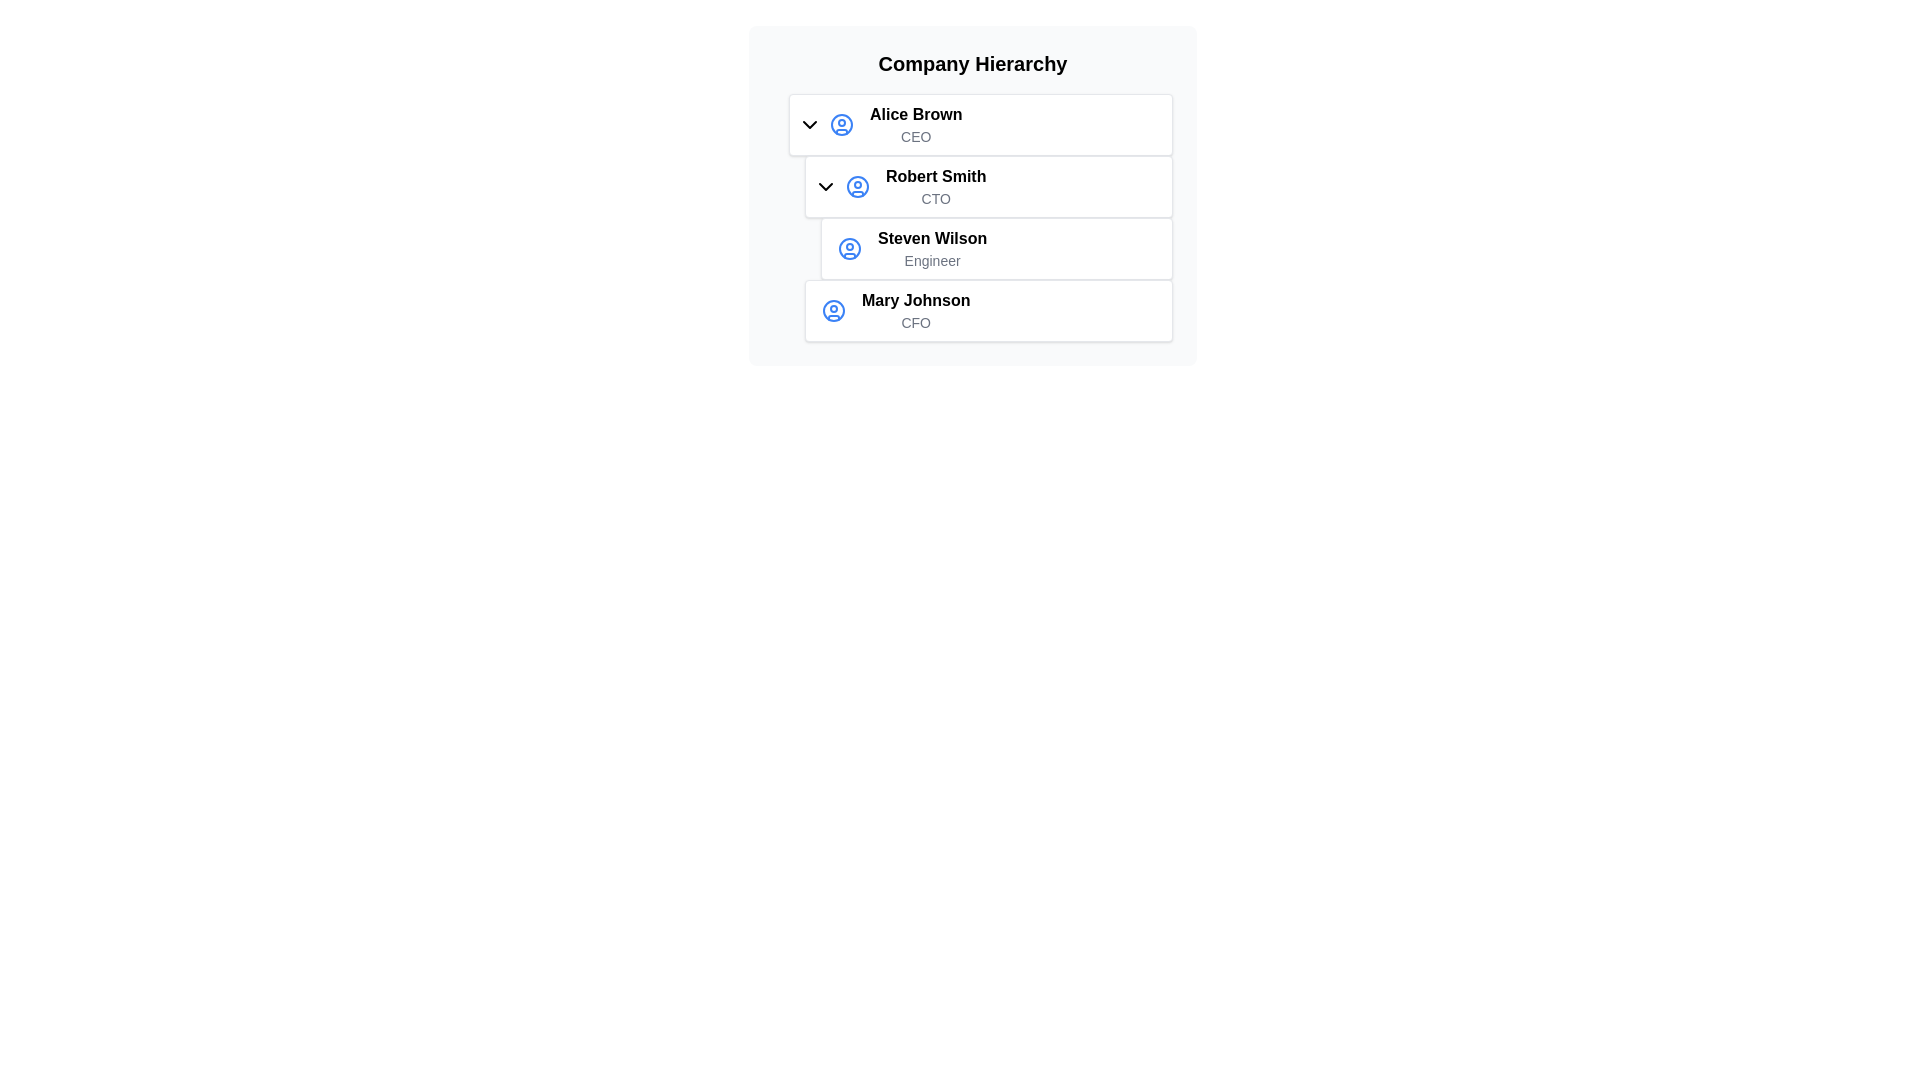 Image resolution: width=1920 pixels, height=1080 pixels. I want to click on text block displaying 'Mary Johnson' with the designation 'CFO', which is aligned to the right of a blue circular user icon in the last row of the 'Company Hierarchy' list, so click(915, 311).